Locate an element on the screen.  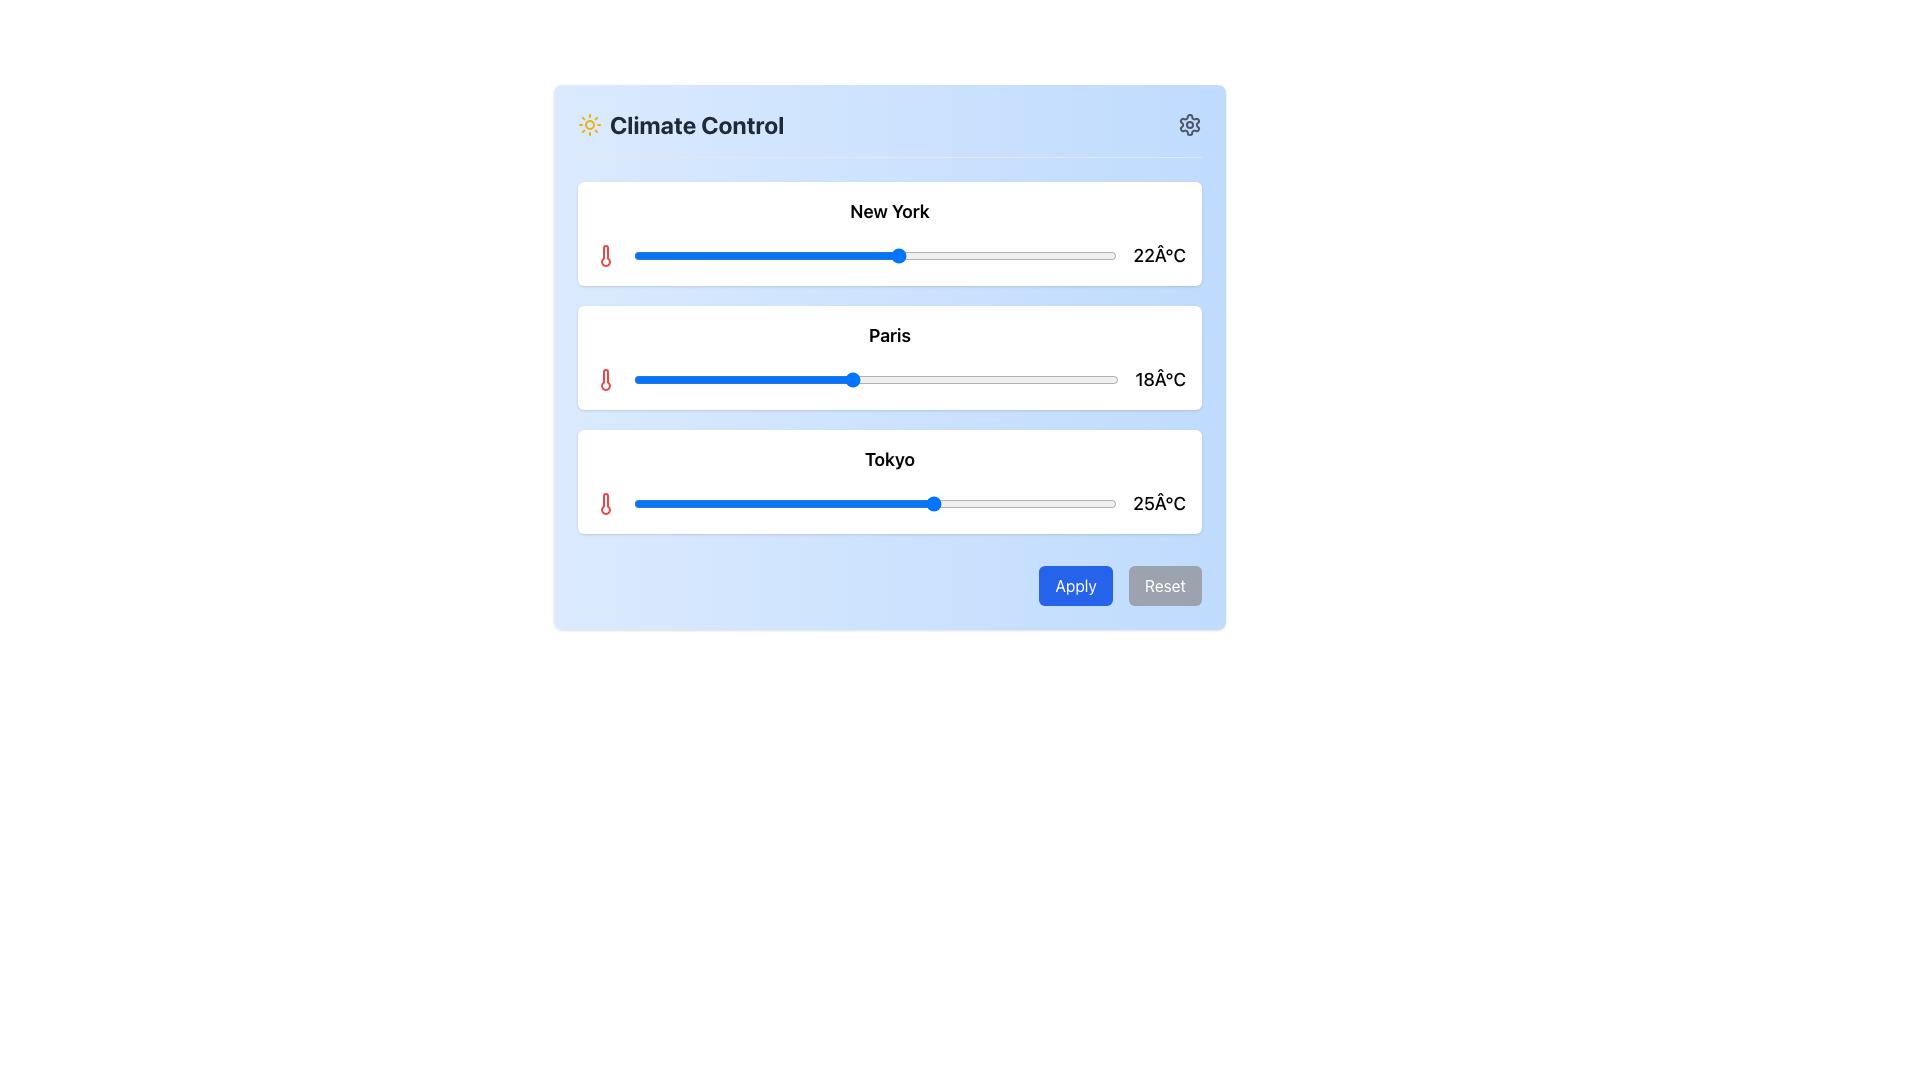
the temperature value is located at coordinates (646, 254).